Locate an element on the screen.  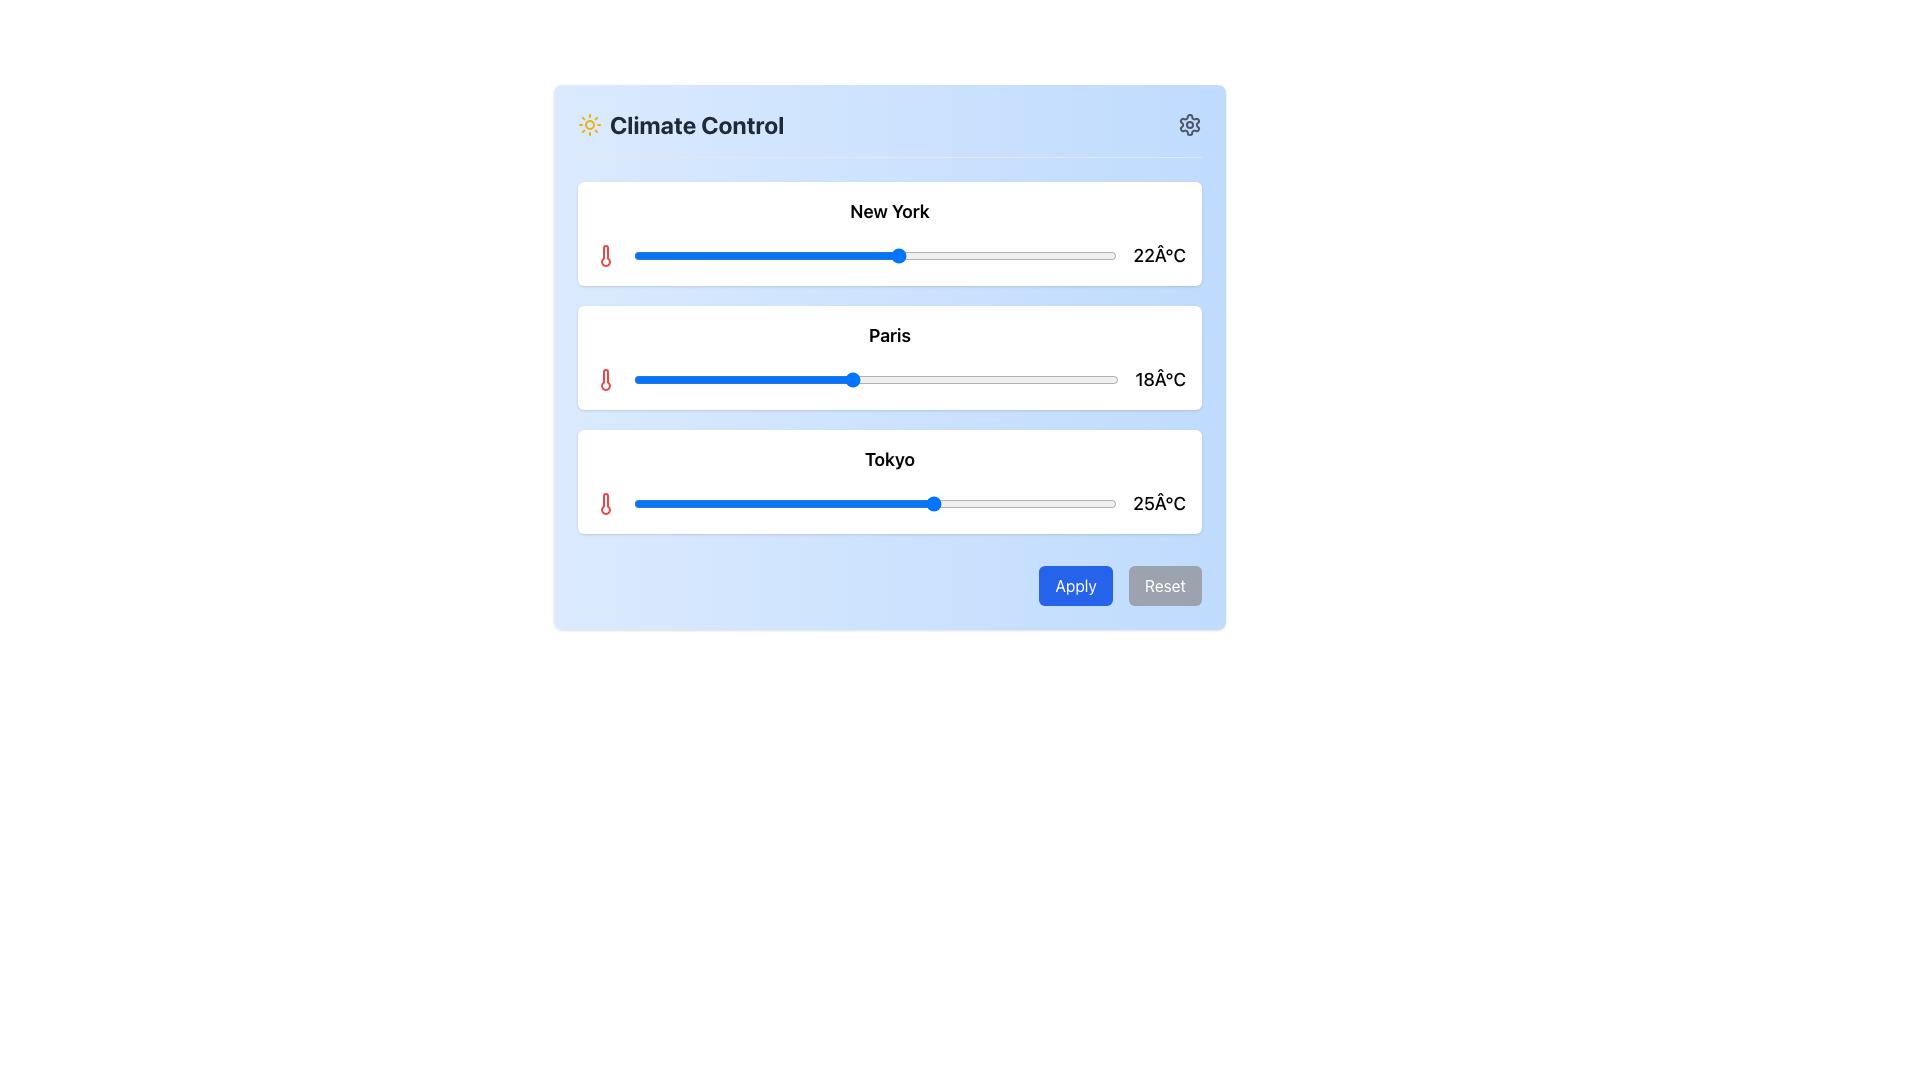
the temperature value is located at coordinates (646, 254).